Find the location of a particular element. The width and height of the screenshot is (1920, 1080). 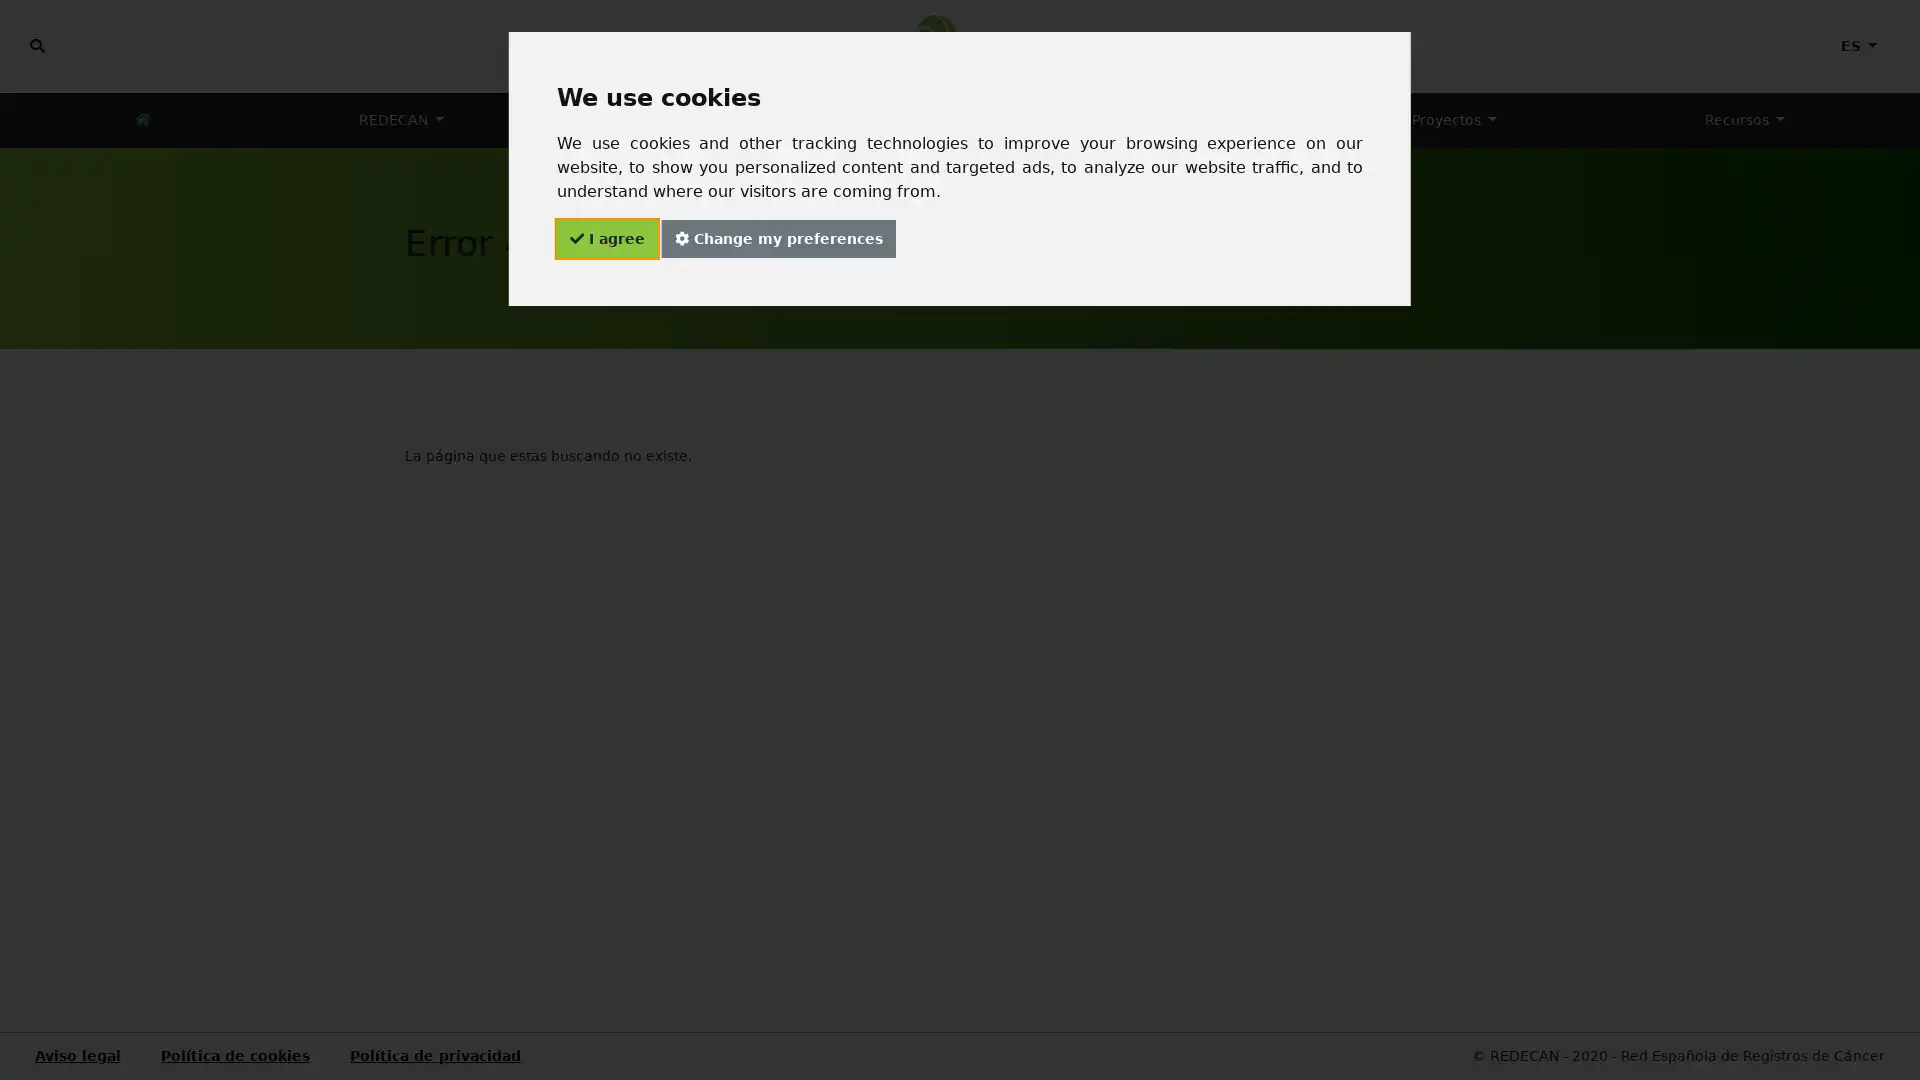

I agree is located at coordinates (605, 238).